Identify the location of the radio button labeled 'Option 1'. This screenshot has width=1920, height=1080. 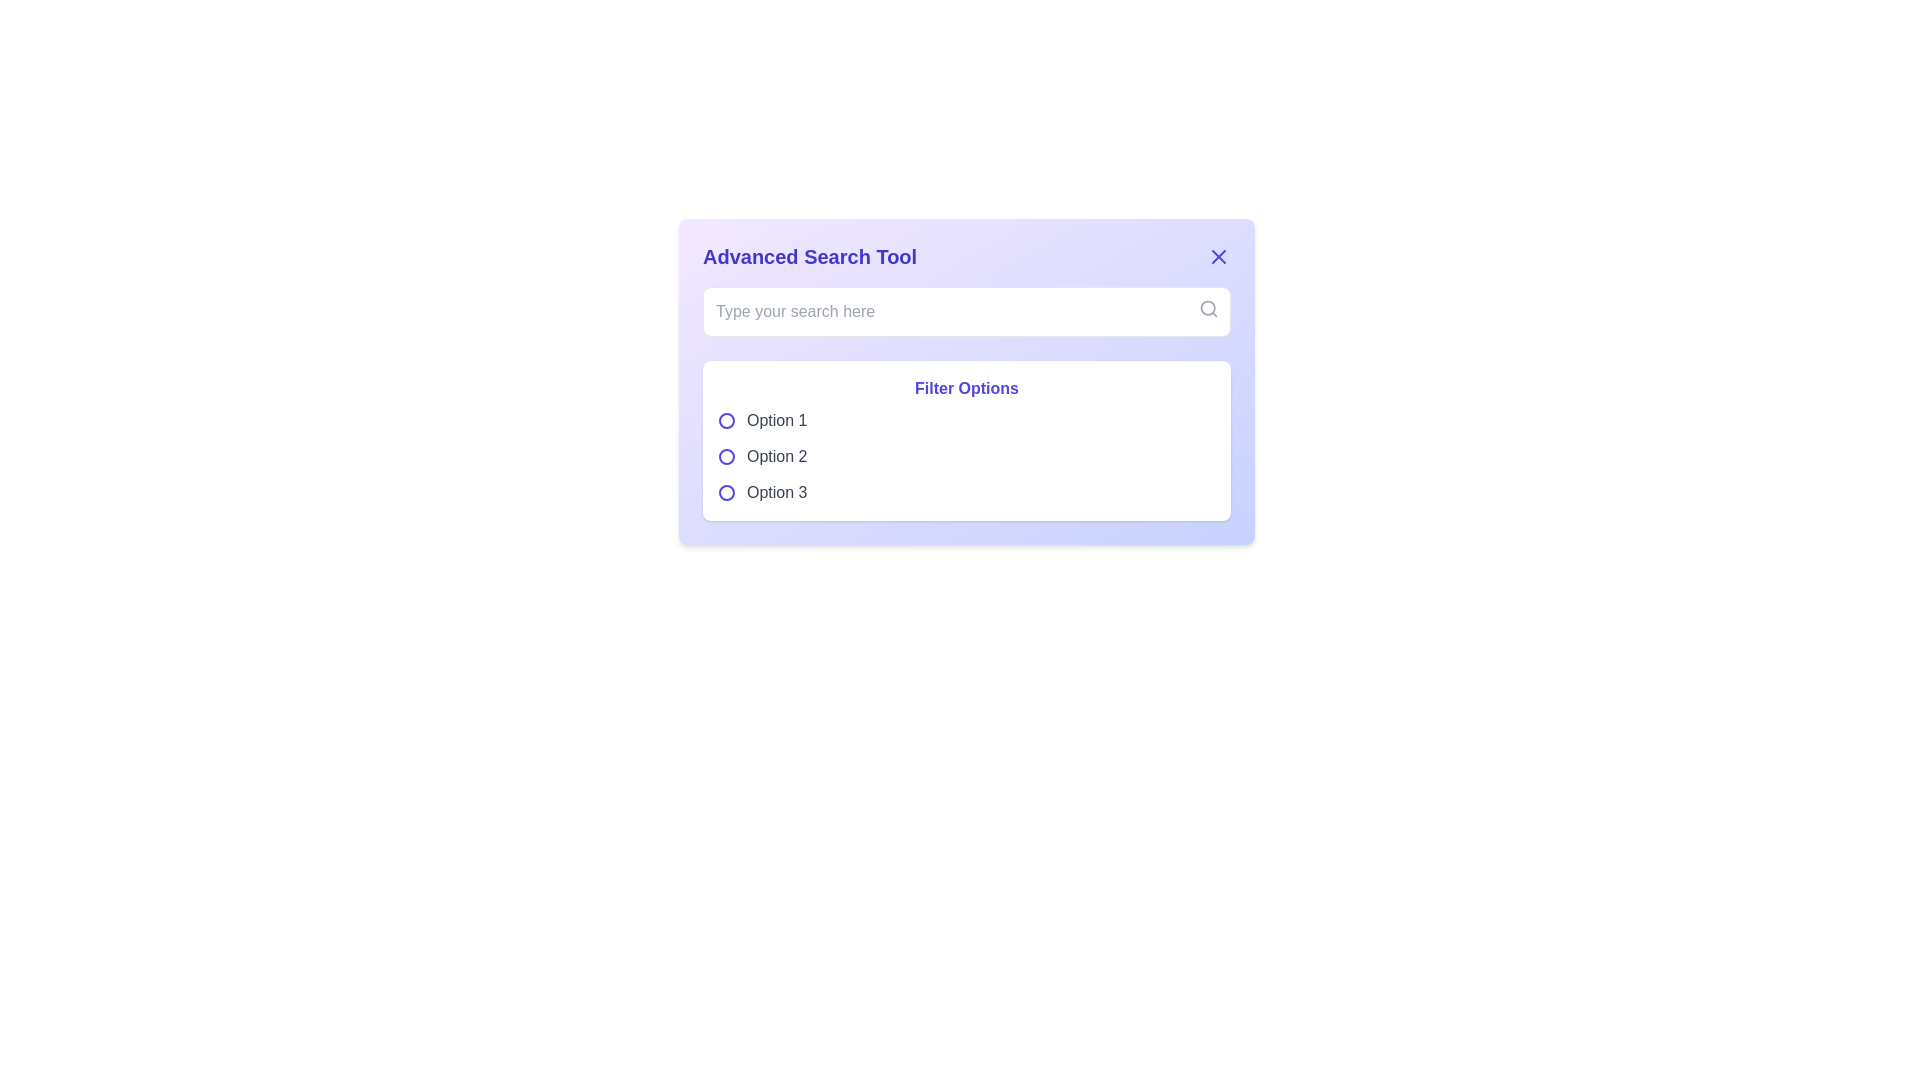
(725, 419).